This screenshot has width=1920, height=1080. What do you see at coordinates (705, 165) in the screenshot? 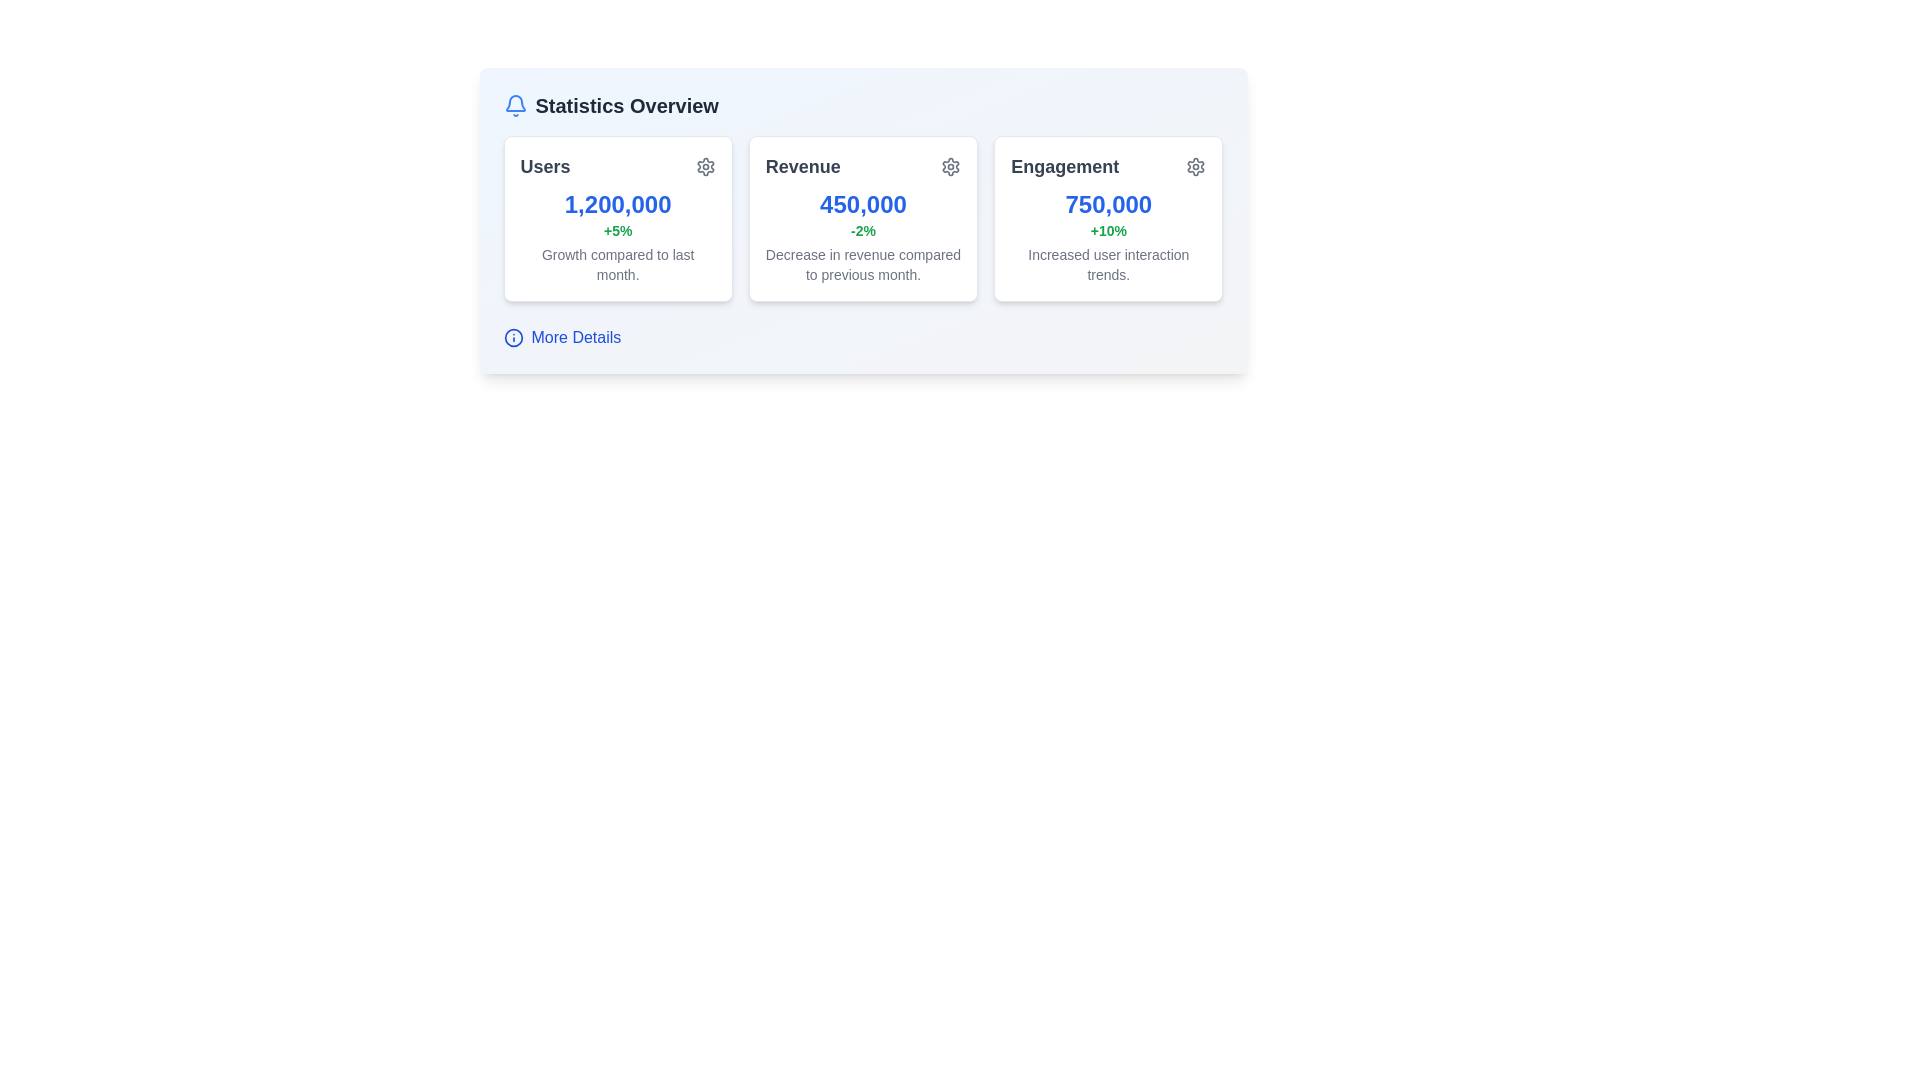
I see `the gear icon in the top-right corner of the 'Users' card within the Statistics Overview section` at bounding box center [705, 165].